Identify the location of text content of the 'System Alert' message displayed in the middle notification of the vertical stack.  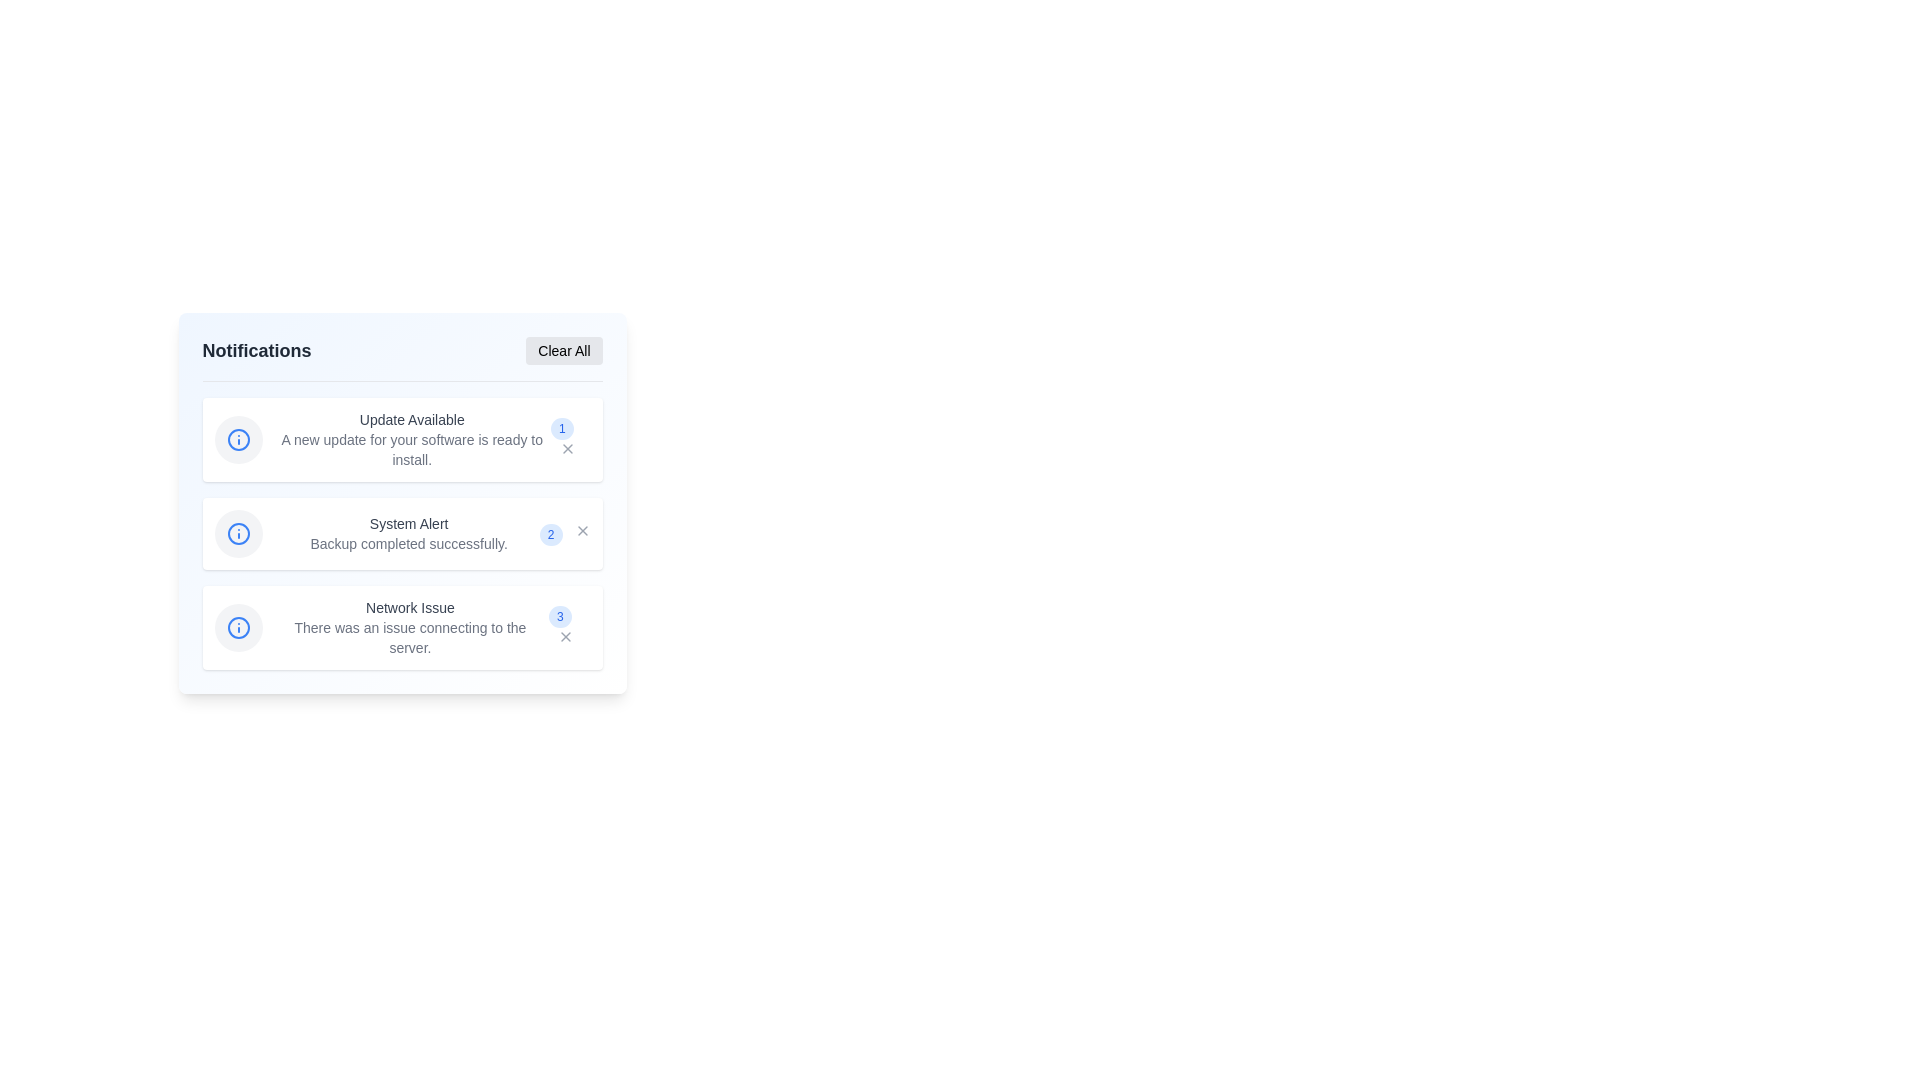
(408, 532).